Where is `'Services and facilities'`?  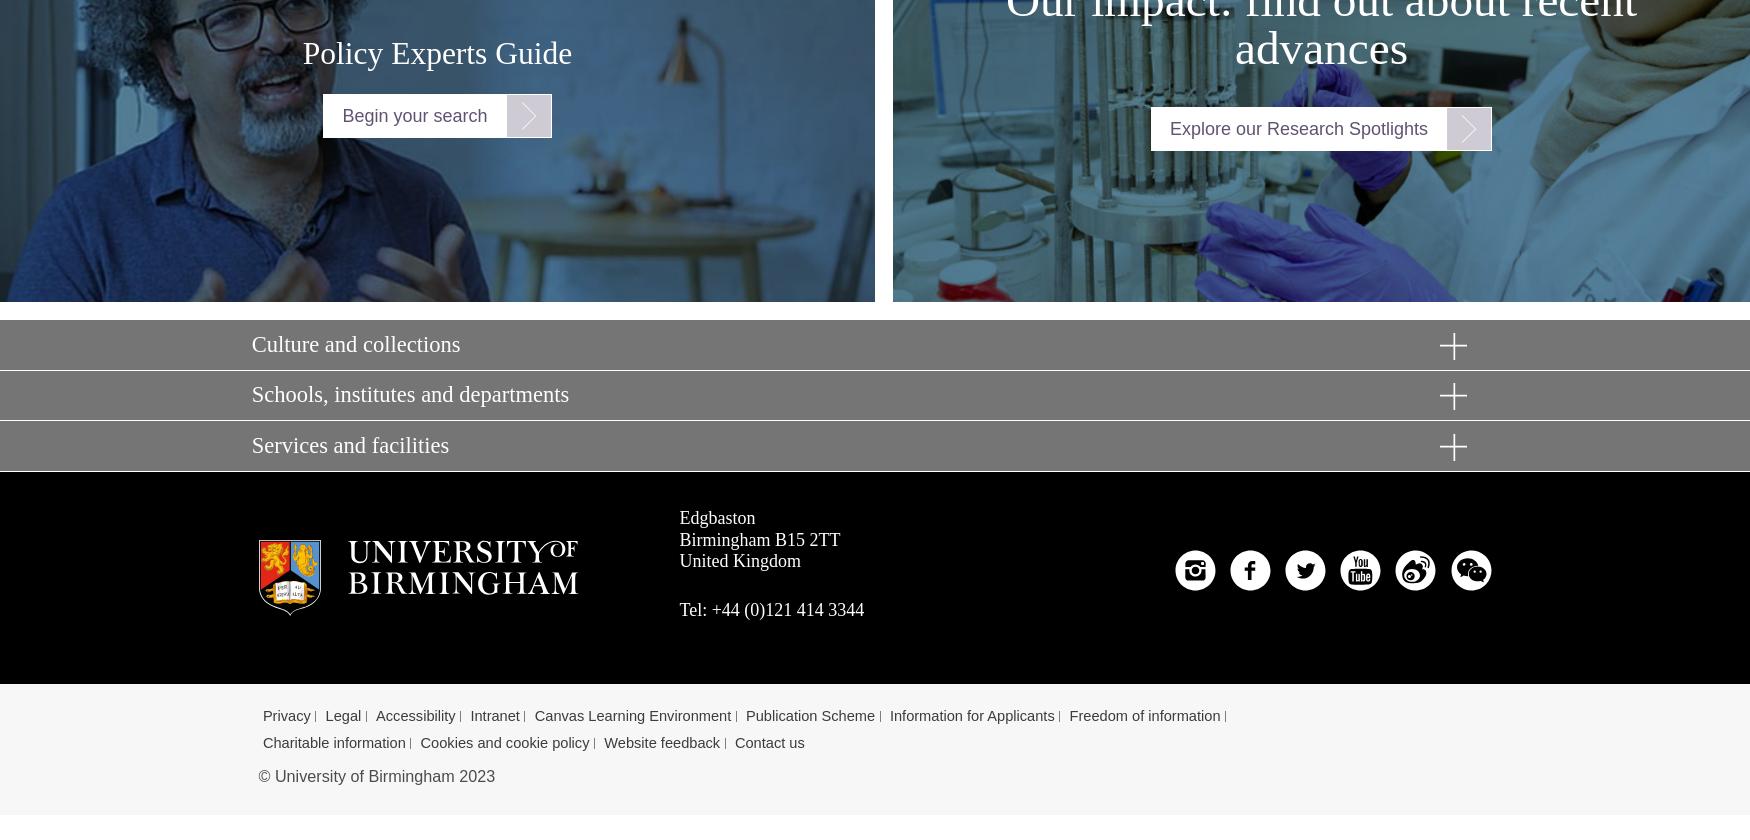
'Services and facilities' is located at coordinates (350, 444).